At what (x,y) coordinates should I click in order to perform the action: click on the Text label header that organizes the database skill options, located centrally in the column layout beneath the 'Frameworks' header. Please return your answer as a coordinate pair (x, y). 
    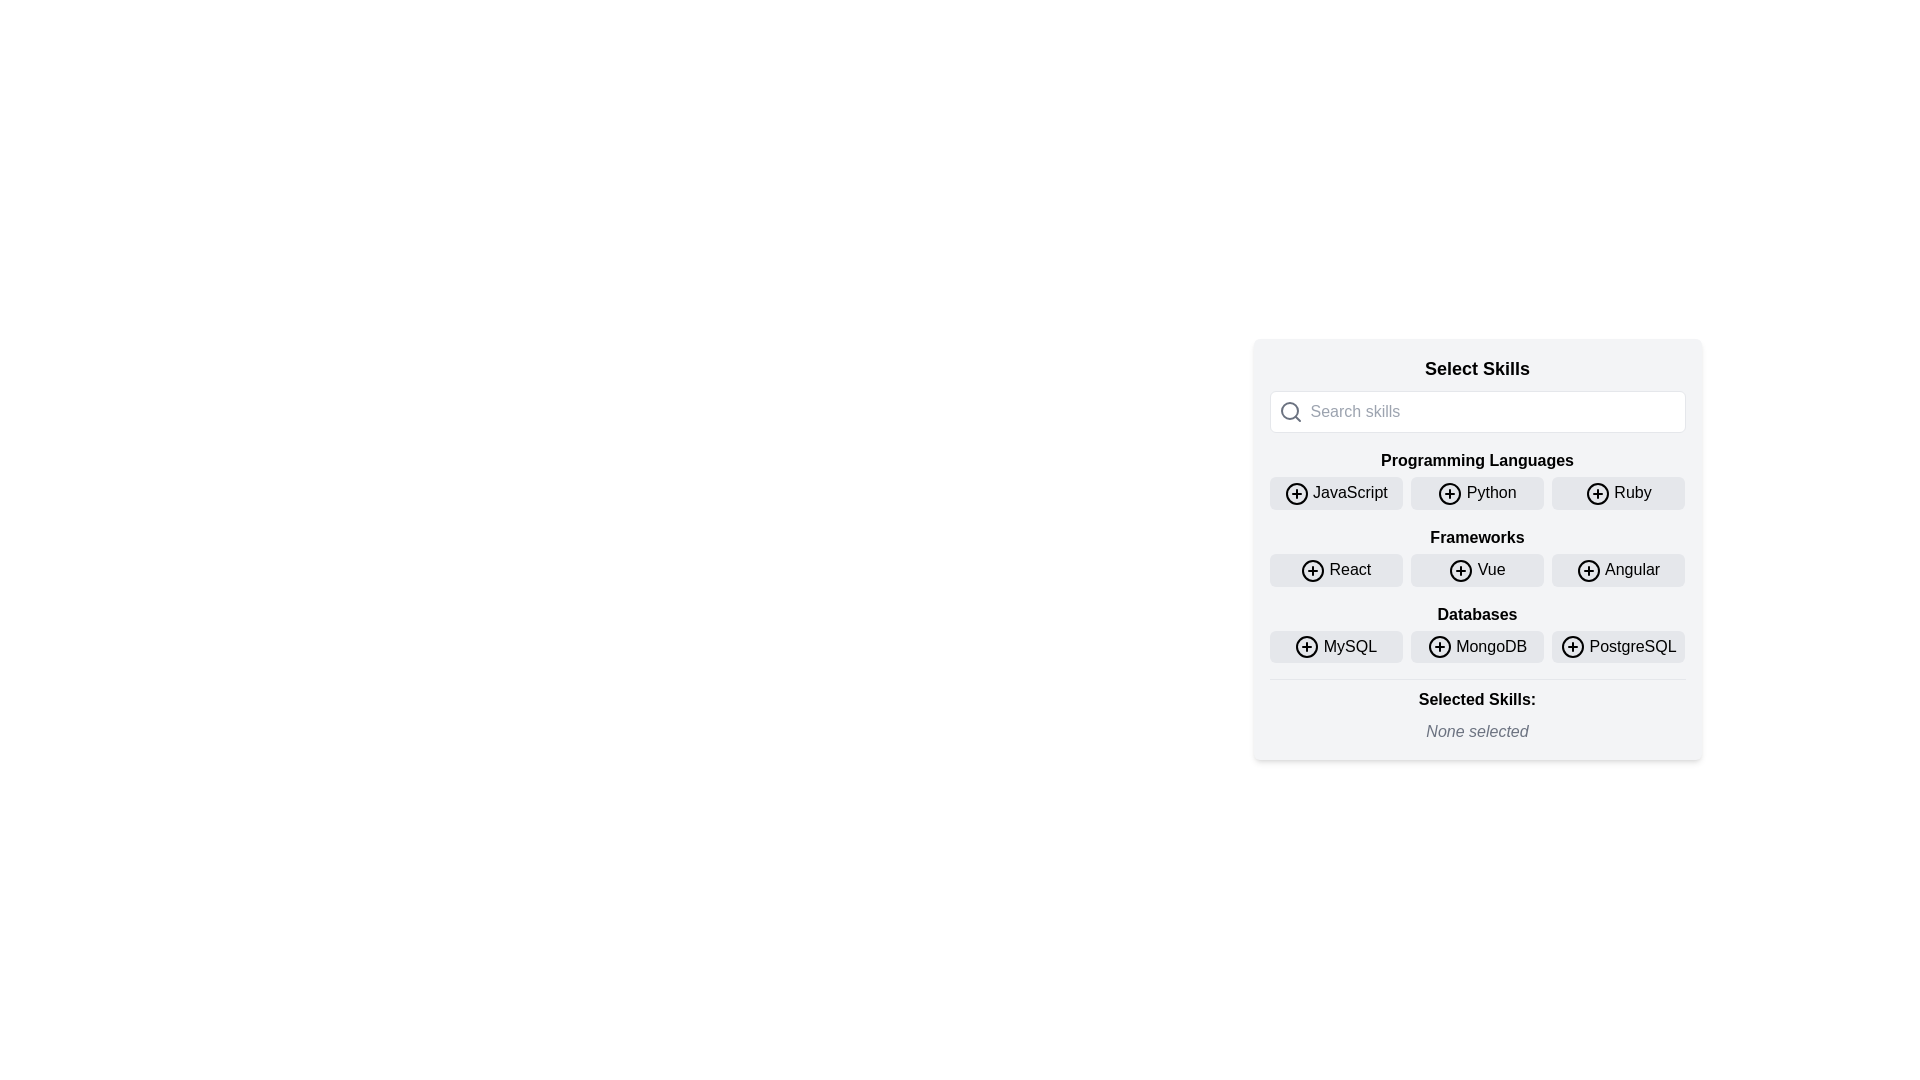
    Looking at the image, I should click on (1477, 613).